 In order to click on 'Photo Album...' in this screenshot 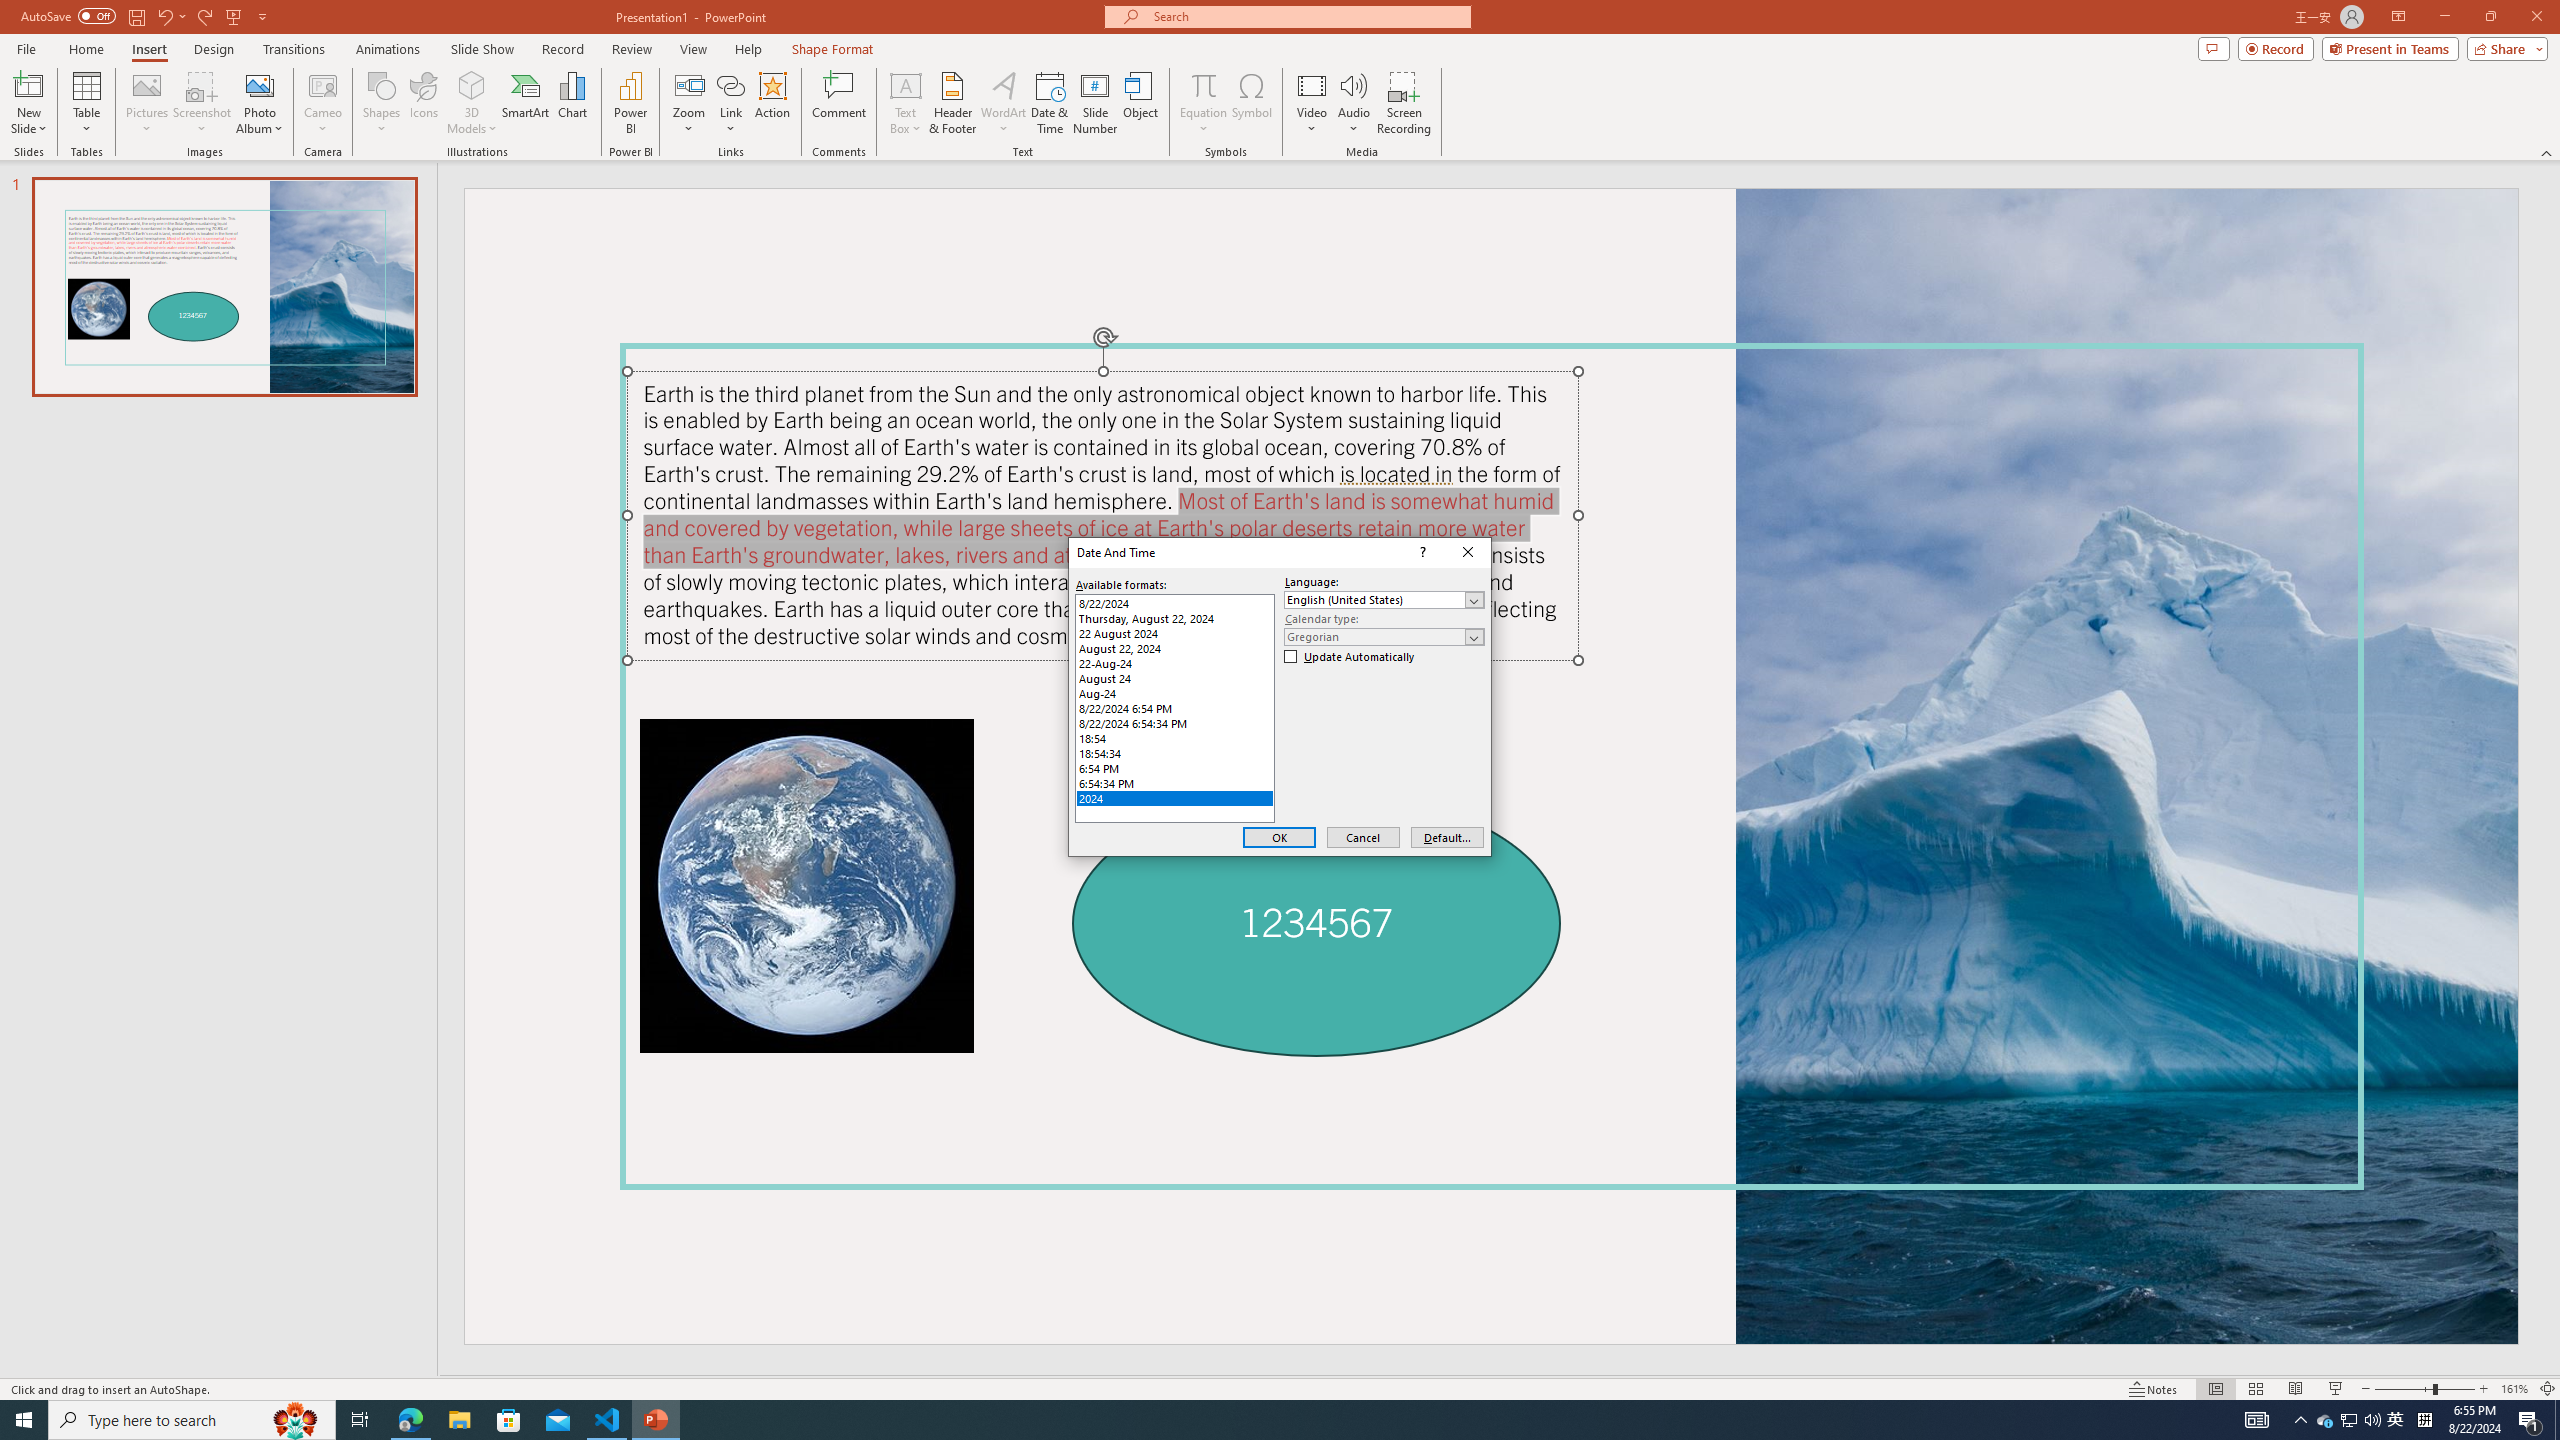, I will do `click(258, 103)`.